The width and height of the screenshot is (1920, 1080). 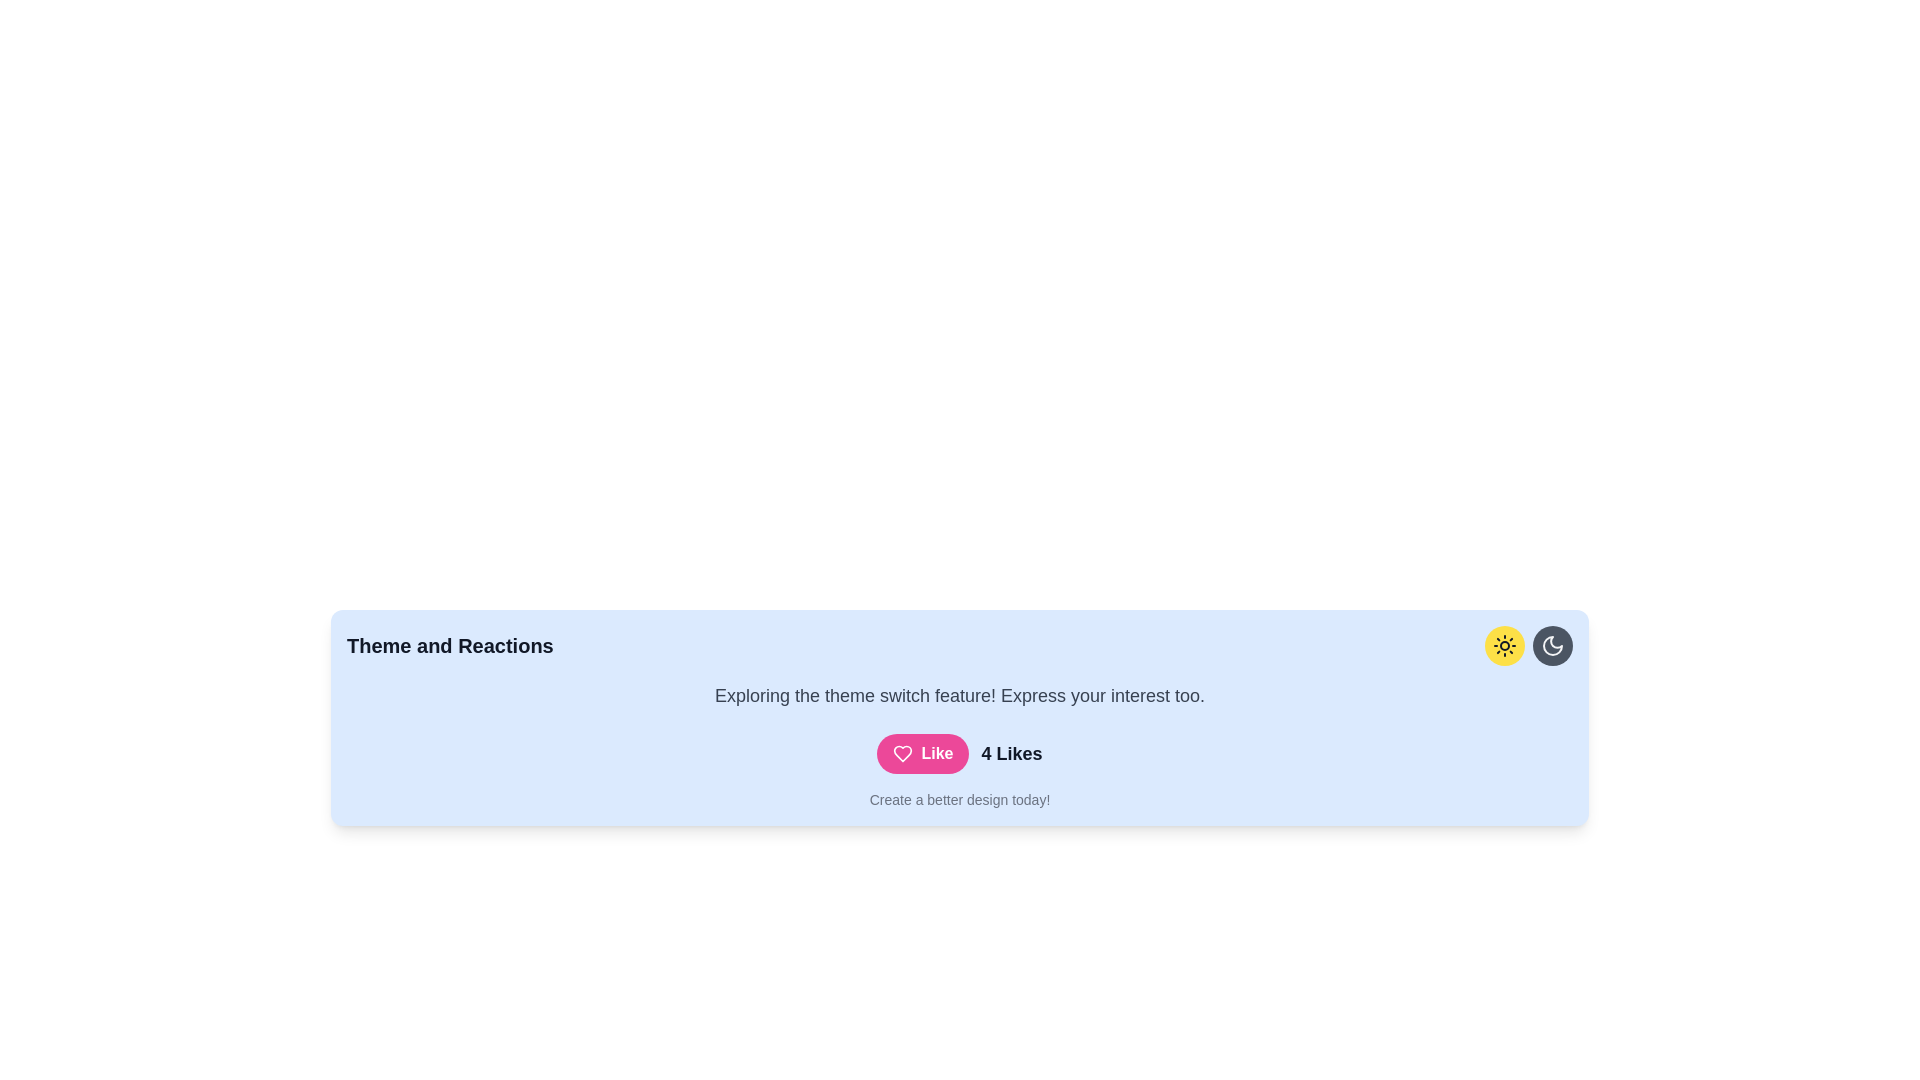 I want to click on the text block displaying 'Create a better design today!' which is located at the bottom of a card with a light blue background, so click(x=960, y=798).